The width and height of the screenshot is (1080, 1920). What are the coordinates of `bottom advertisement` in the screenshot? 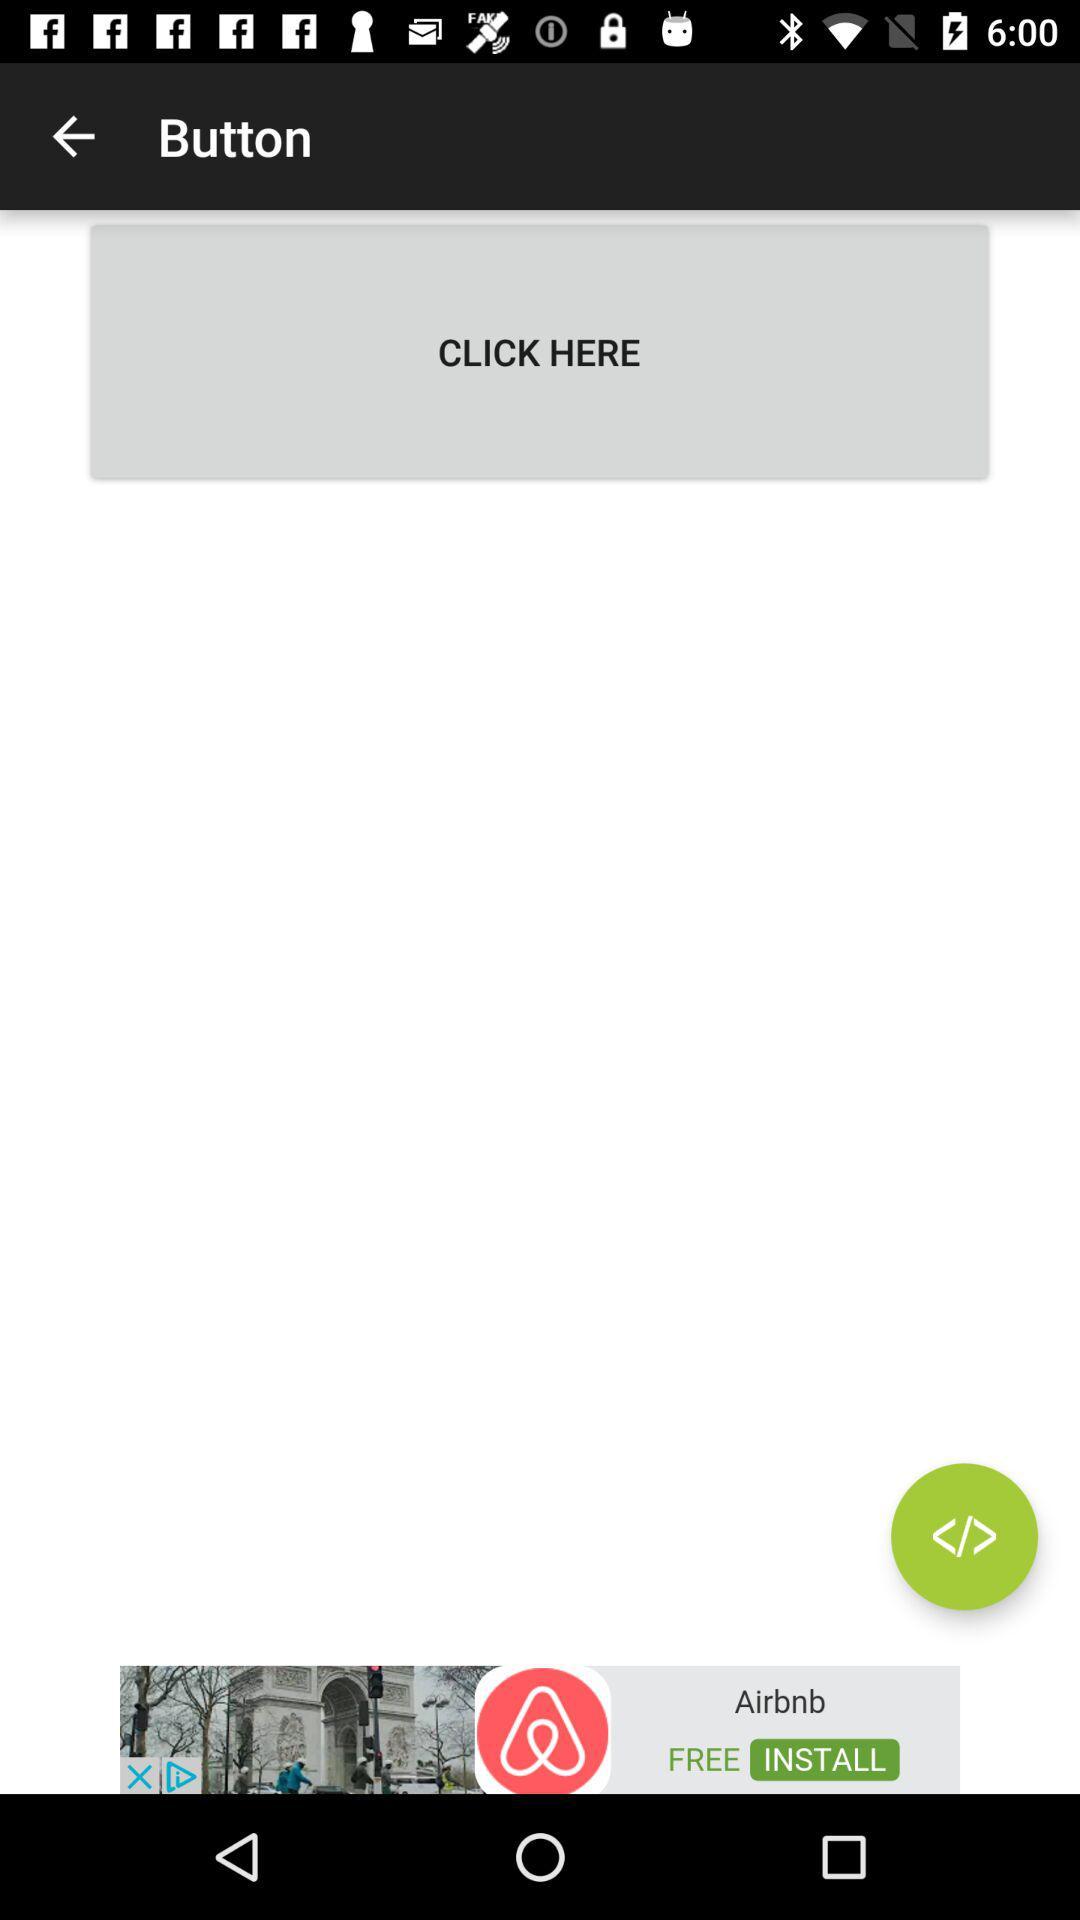 It's located at (540, 1727).